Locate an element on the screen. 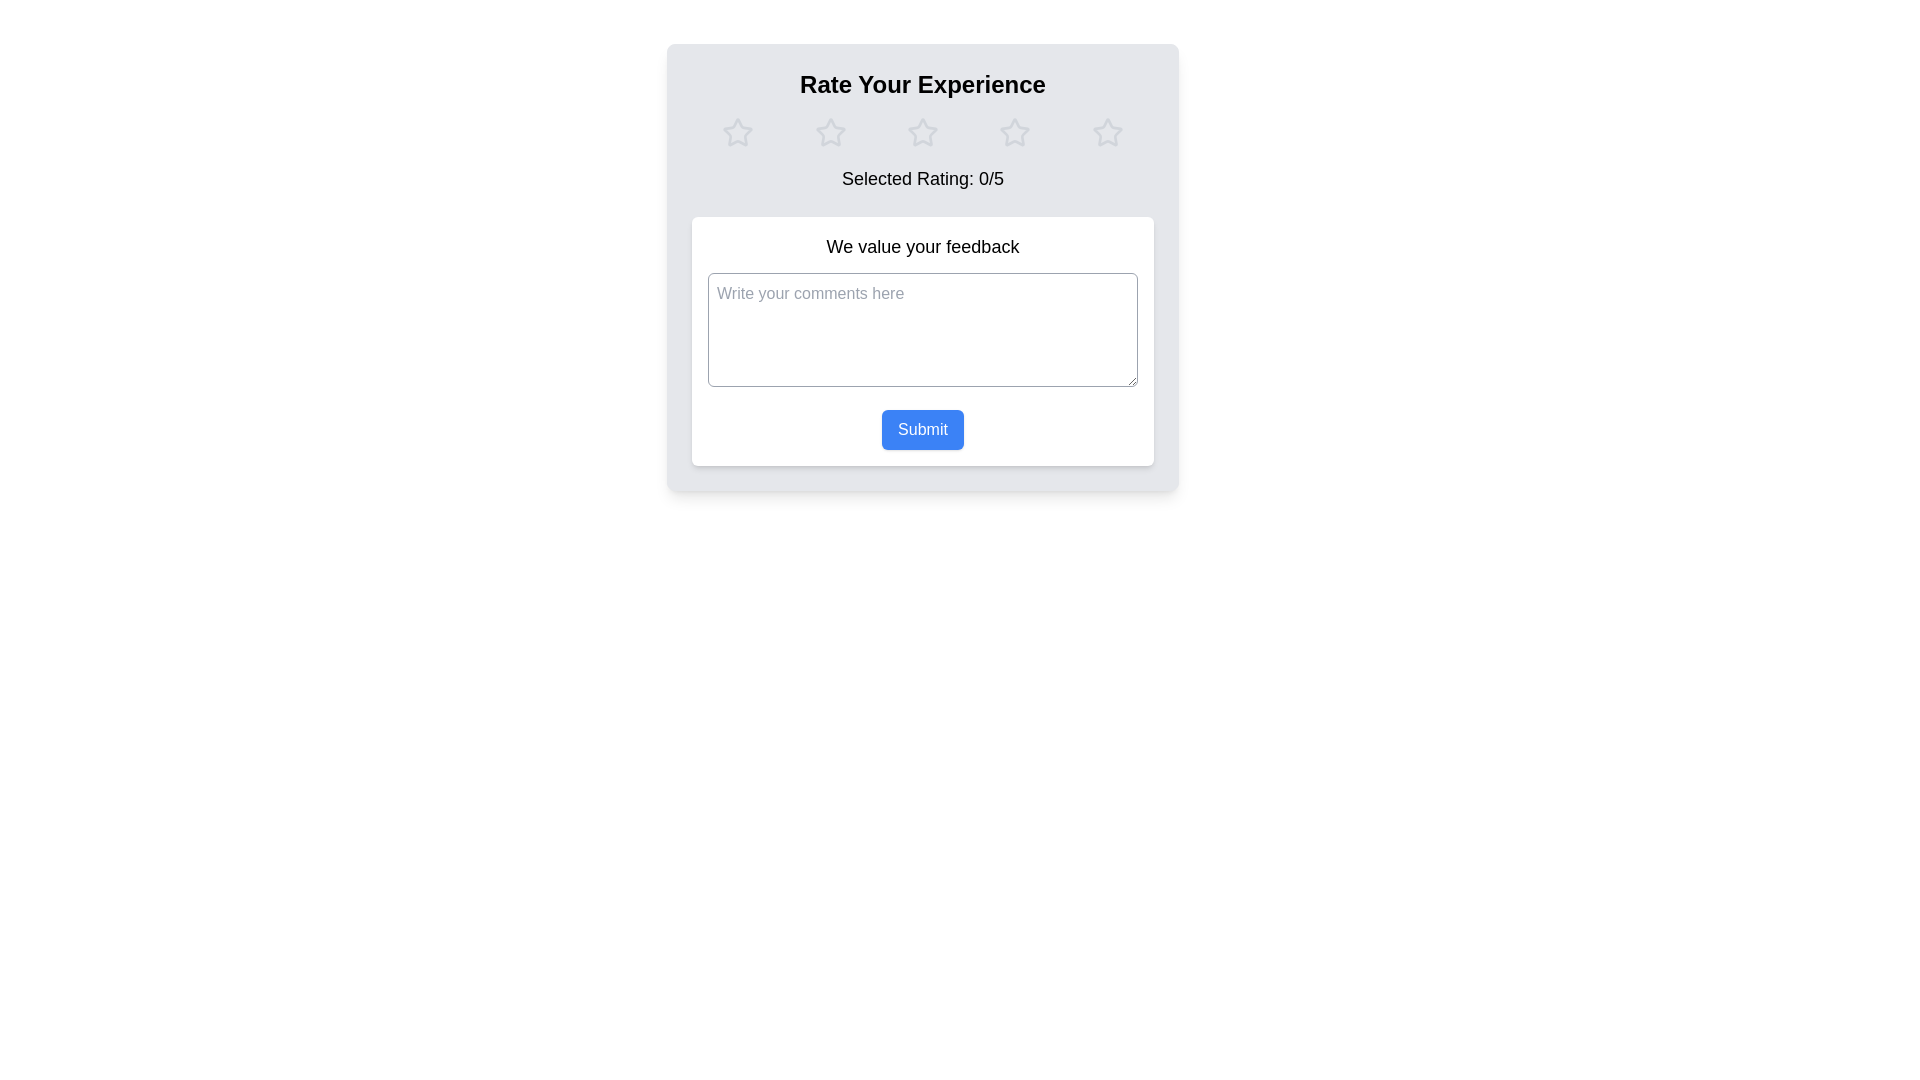  the button located below the multiline text area labeled 'Write your comments here' is located at coordinates (921, 428).